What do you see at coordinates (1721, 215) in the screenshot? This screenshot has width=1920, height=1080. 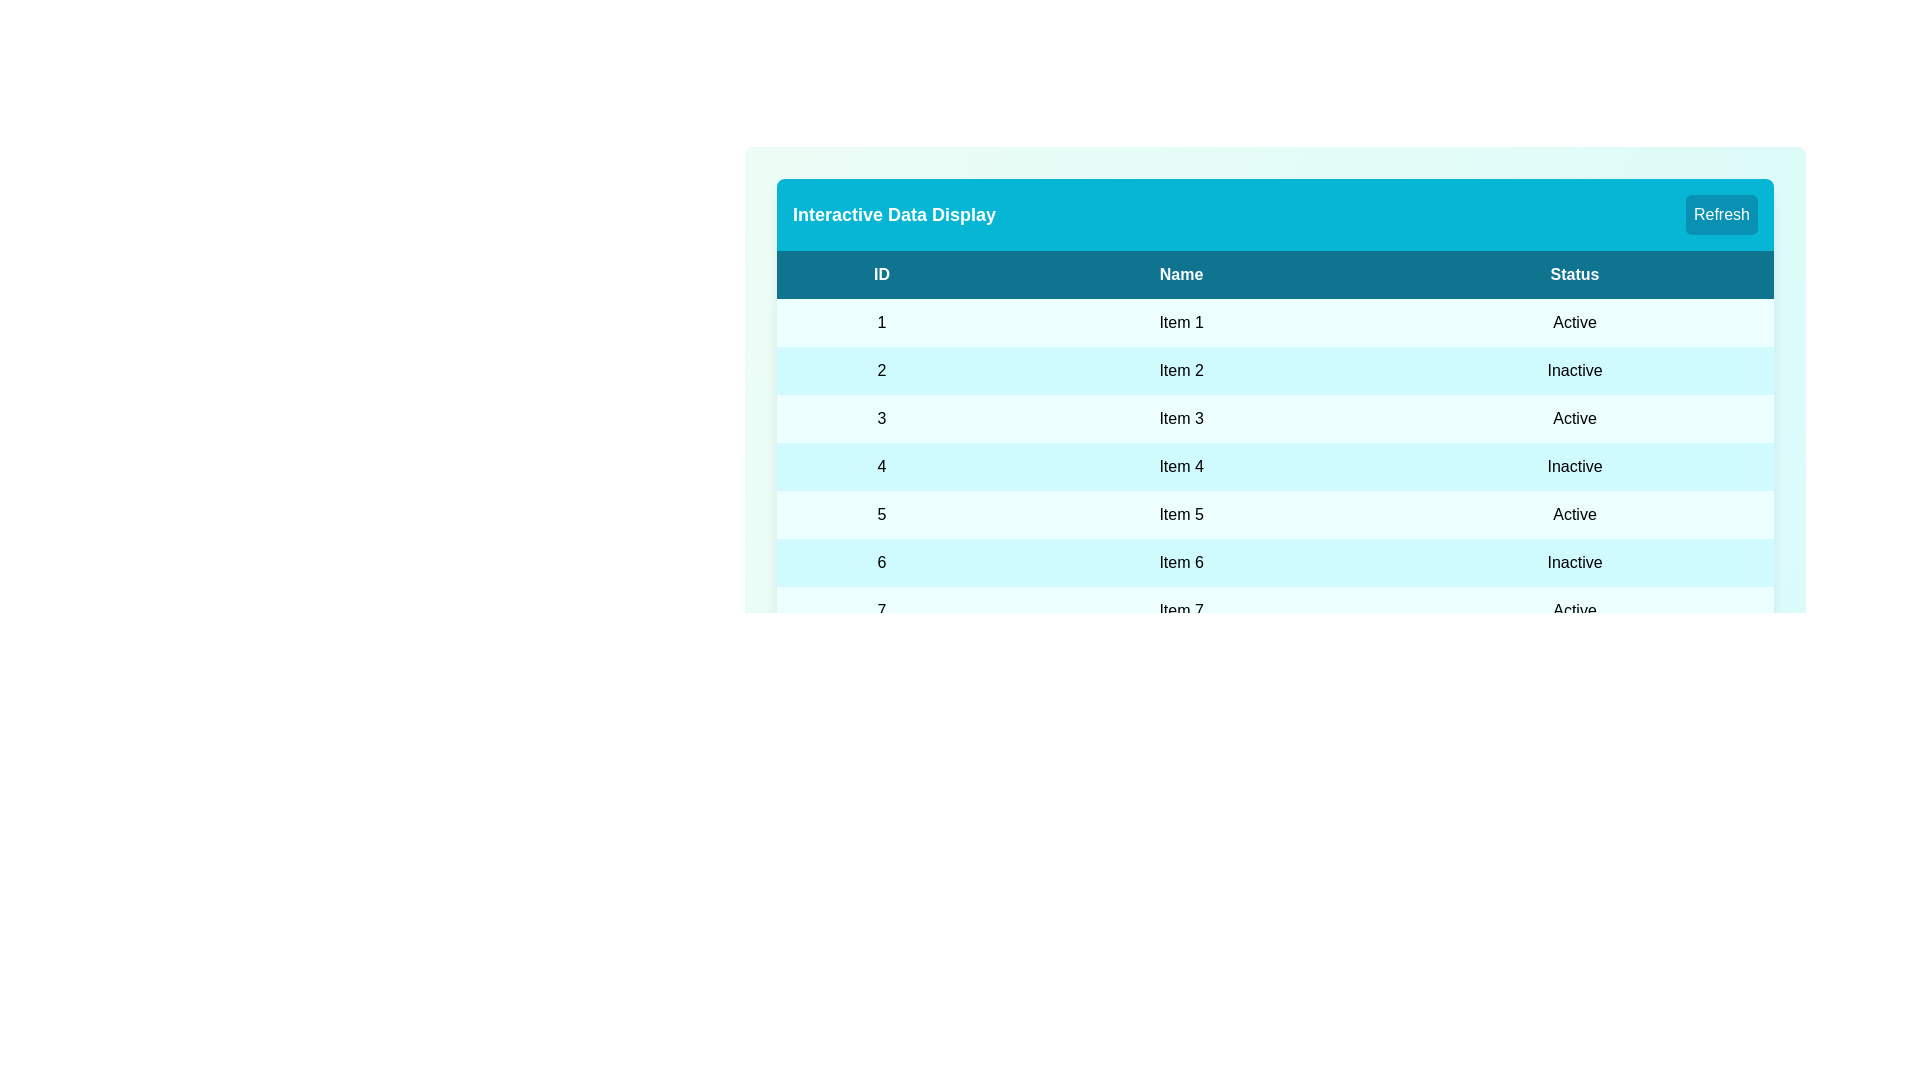 I see `'Refresh' button to reload the data table` at bounding box center [1721, 215].